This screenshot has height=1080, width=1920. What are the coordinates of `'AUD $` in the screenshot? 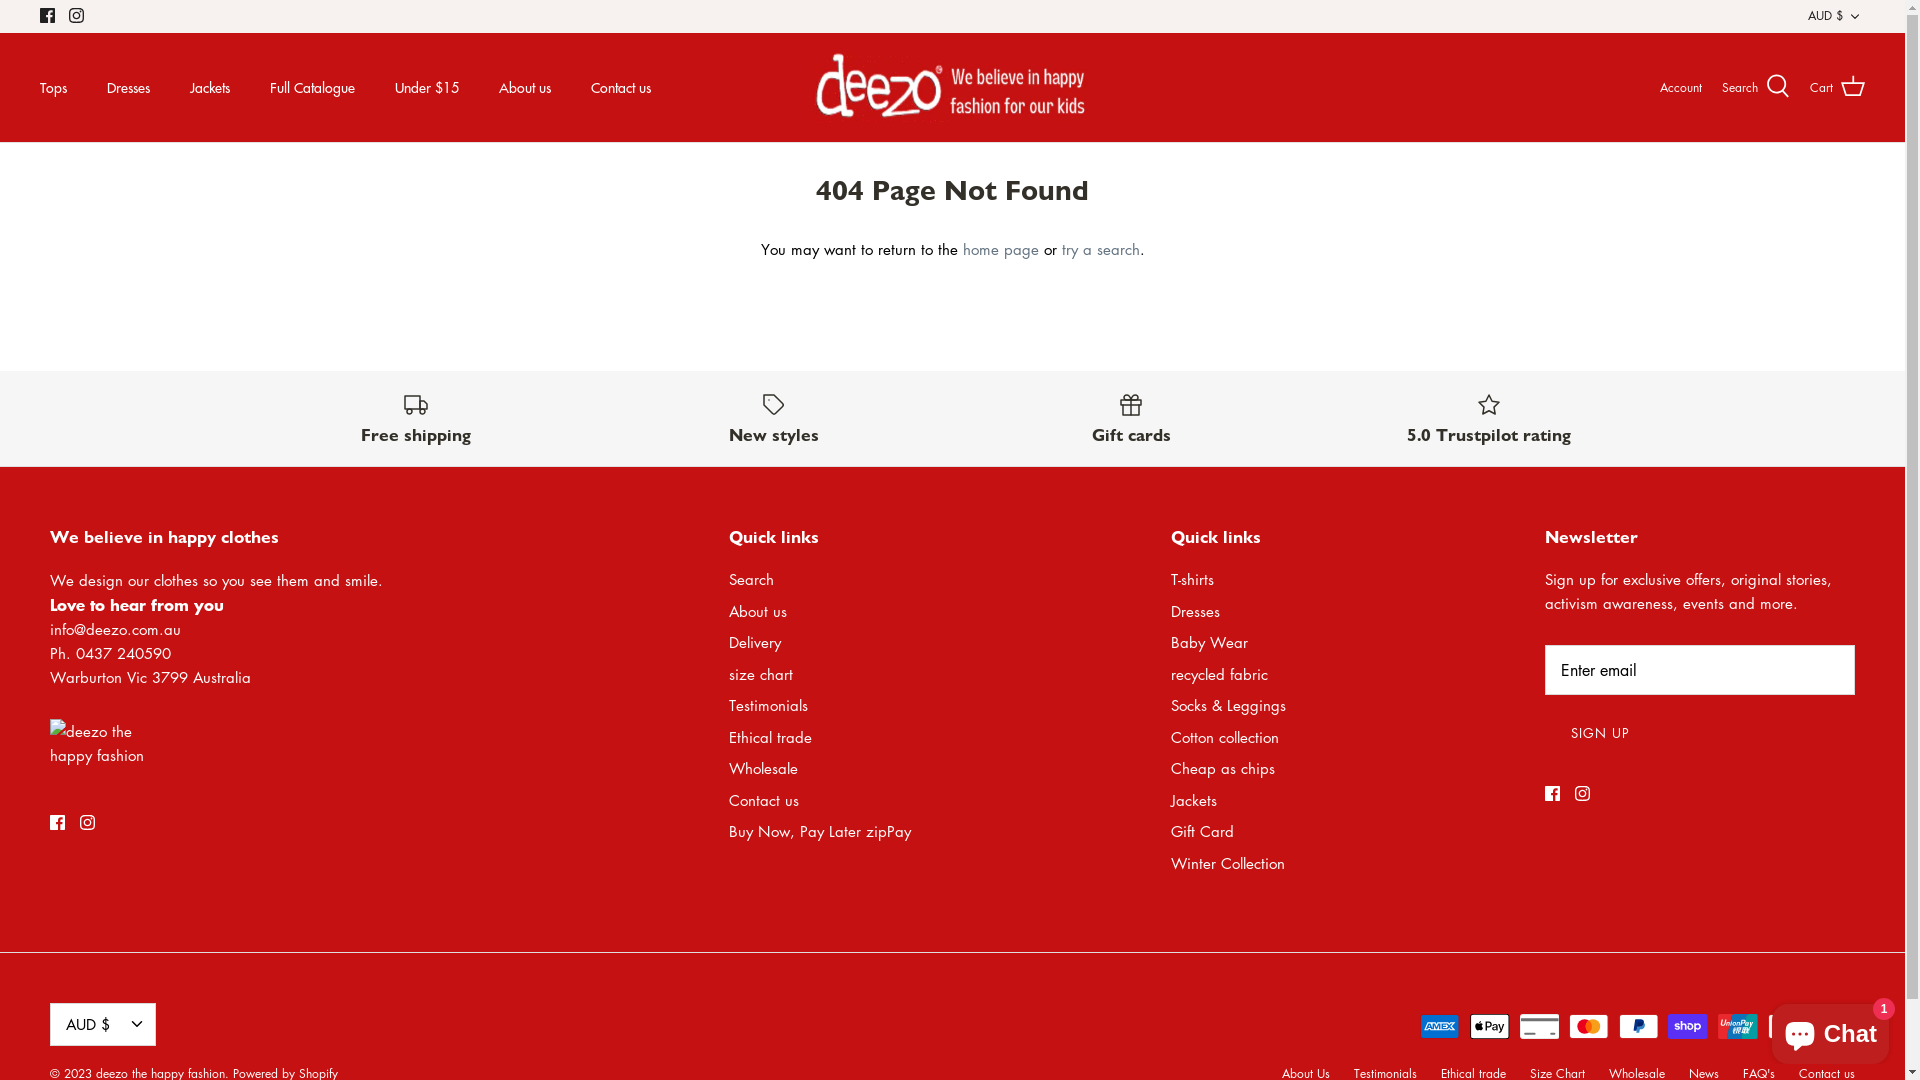 It's located at (1808, 16).